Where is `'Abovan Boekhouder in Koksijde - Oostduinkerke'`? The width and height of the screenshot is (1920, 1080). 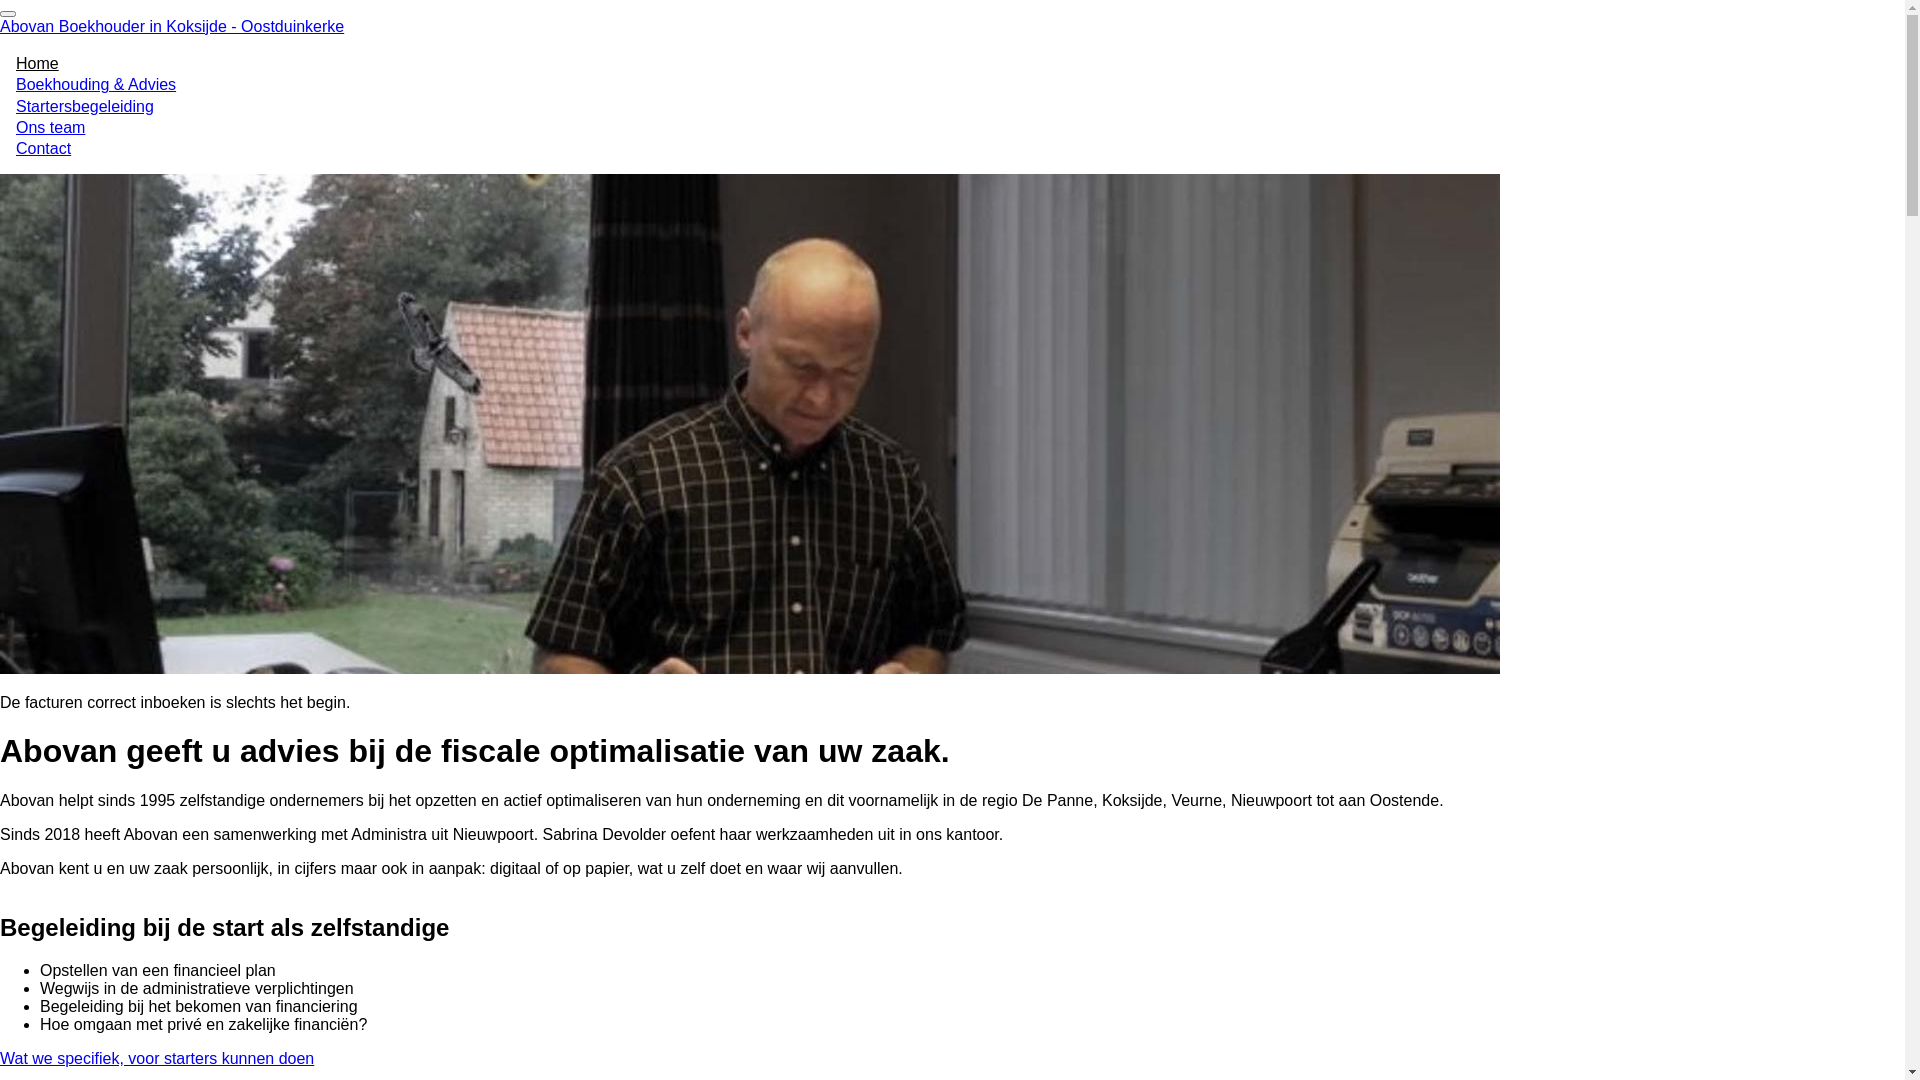 'Abovan Boekhouder in Koksijde - Oostduinkerke' is located at coordinates (172, 26).